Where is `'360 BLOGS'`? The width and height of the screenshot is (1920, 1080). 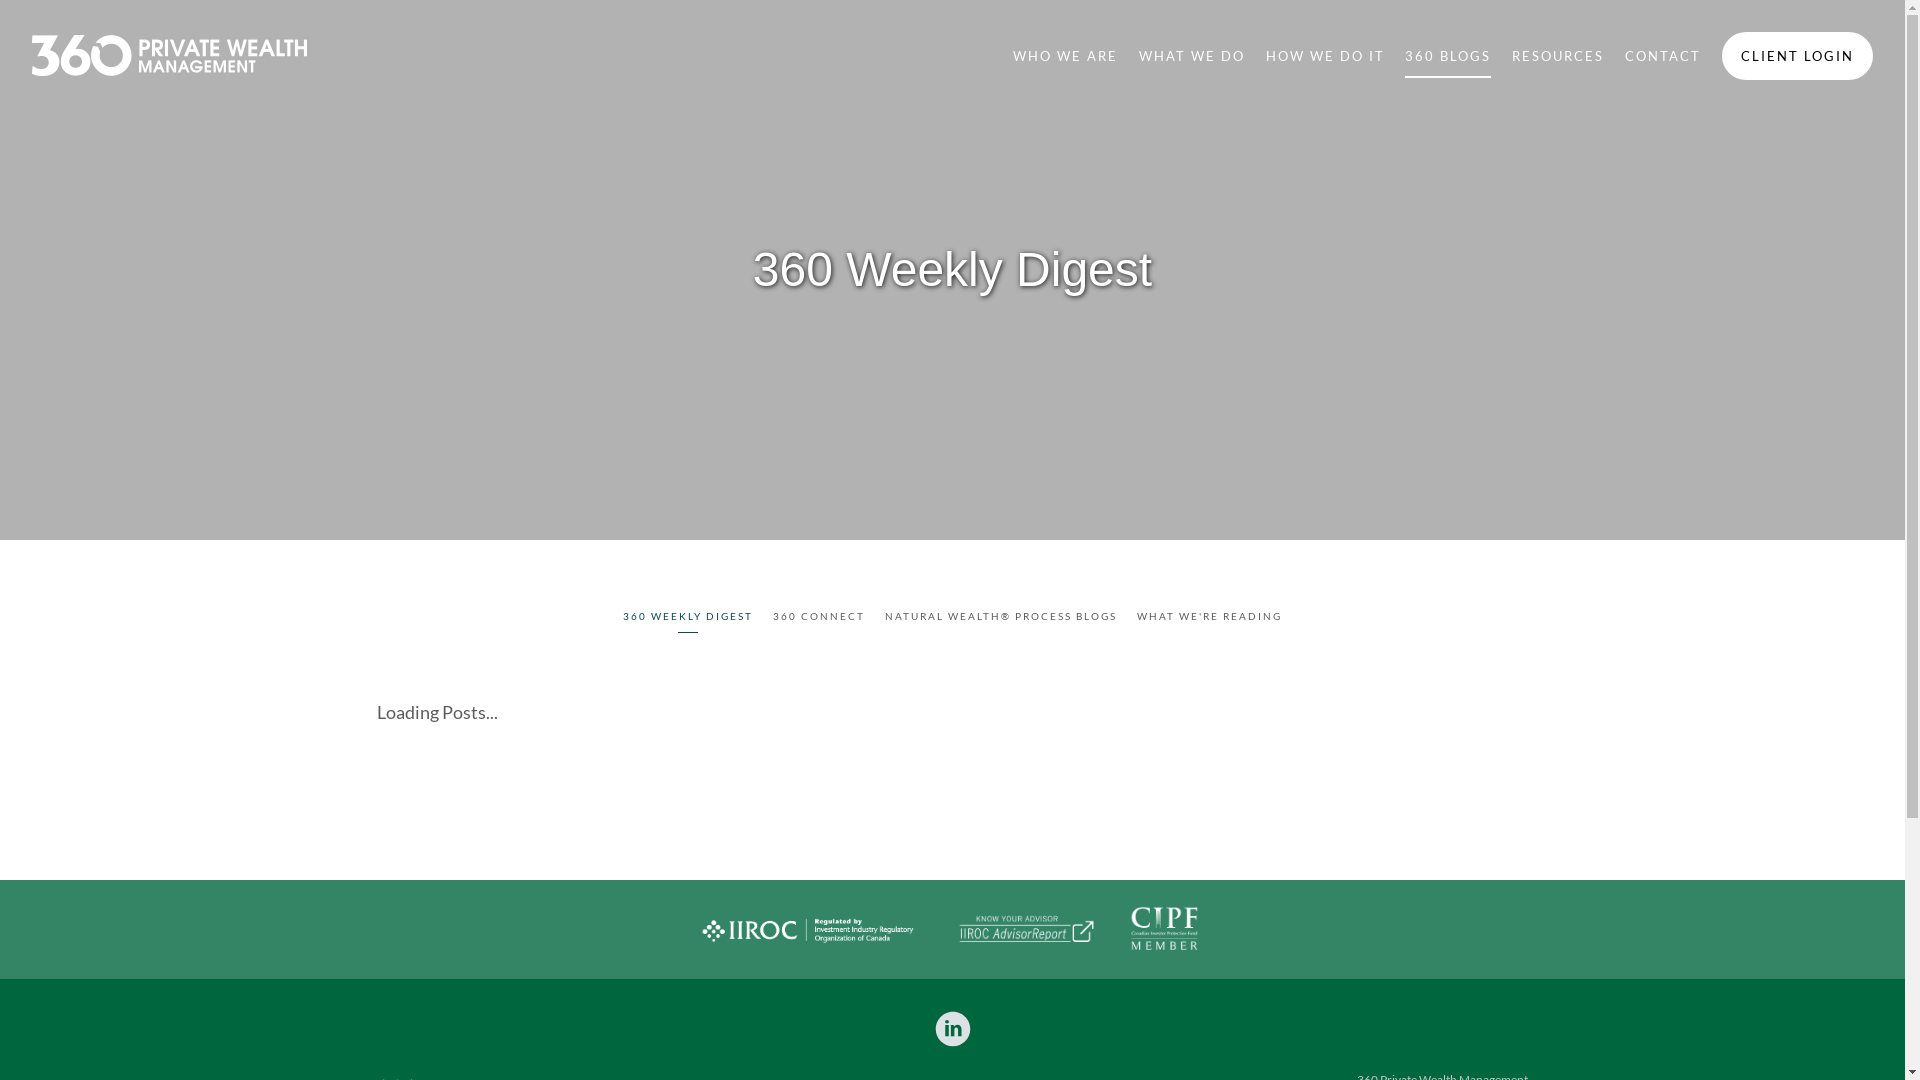
'360 BLOGS' is located at coordinates (1404, 54).